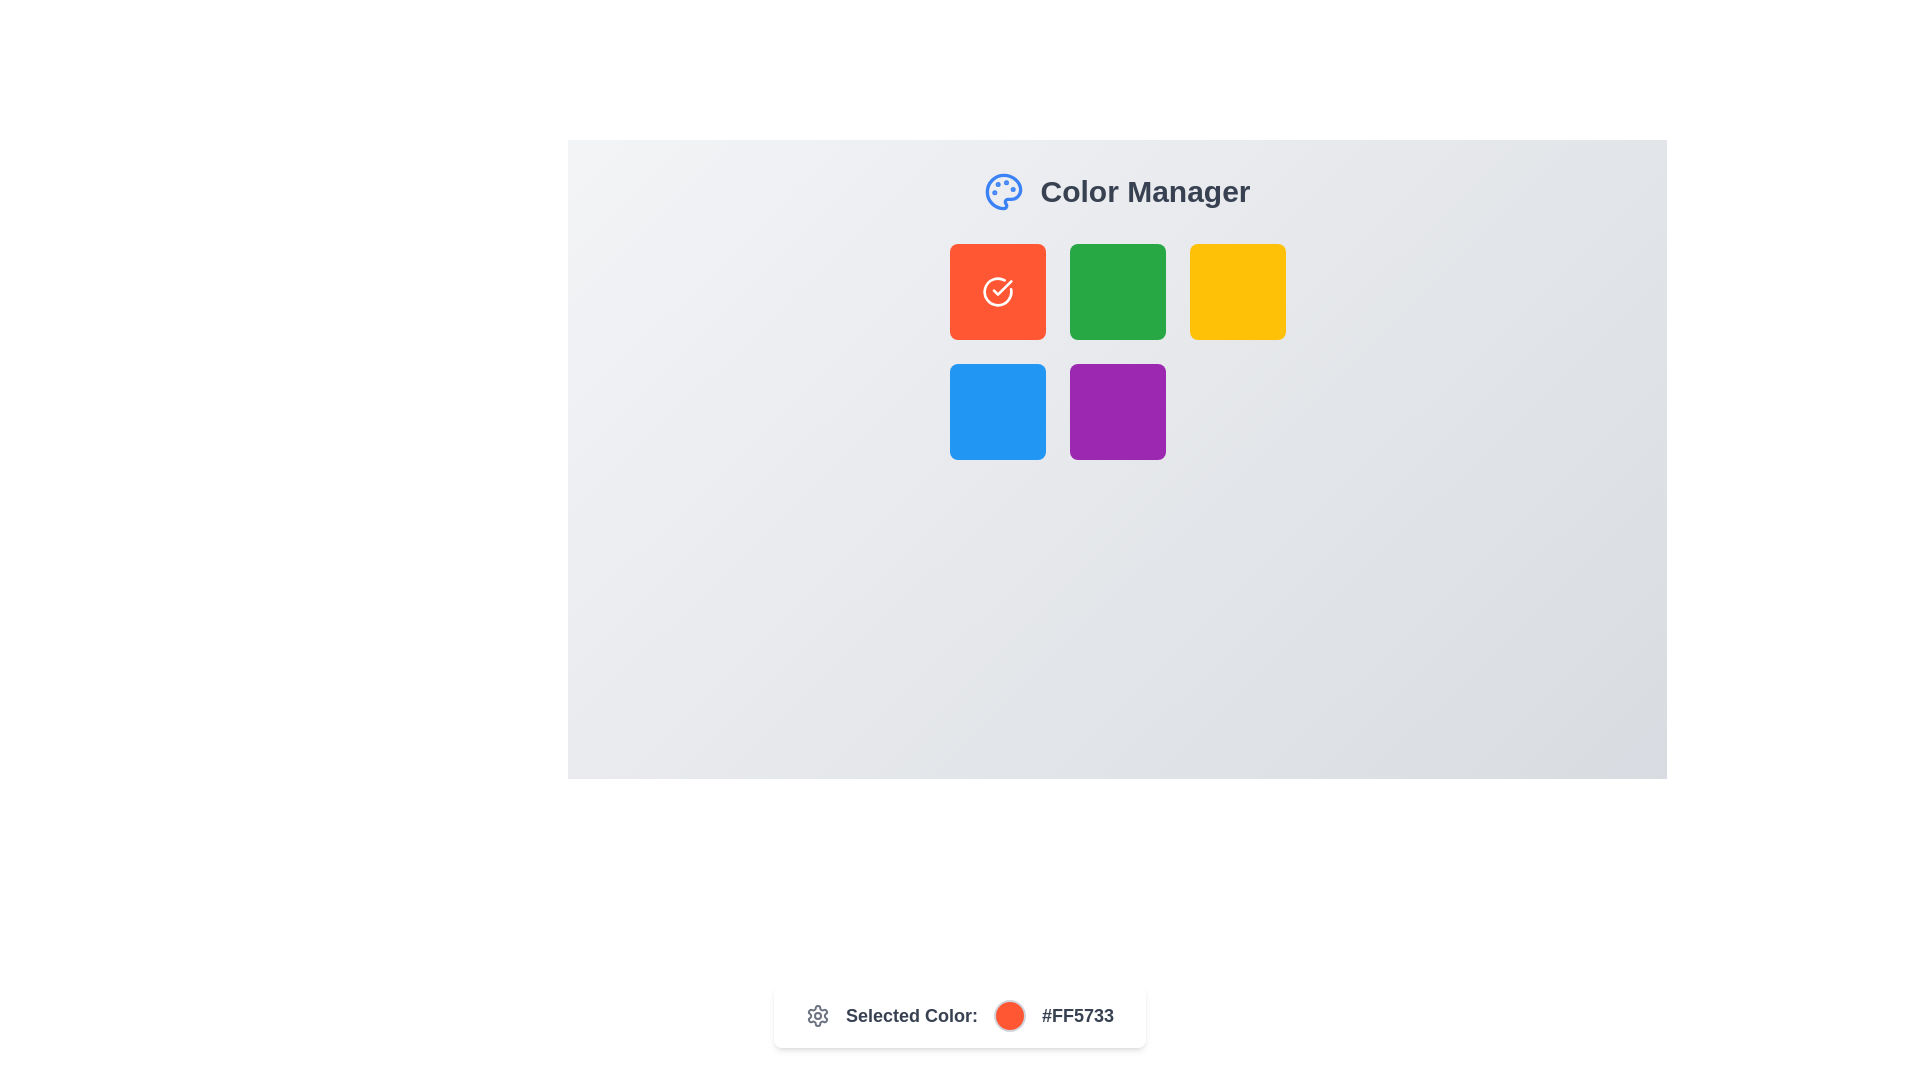 This screenshot has width=1920, height=1080. What do you see at coordinates (997, 292) in the screenshot?
I see `the orange square button with rounded corners that features a white checkmark icon, located at the top-left corner of a 3x3 grid layout` at bounding box center [997, 292].